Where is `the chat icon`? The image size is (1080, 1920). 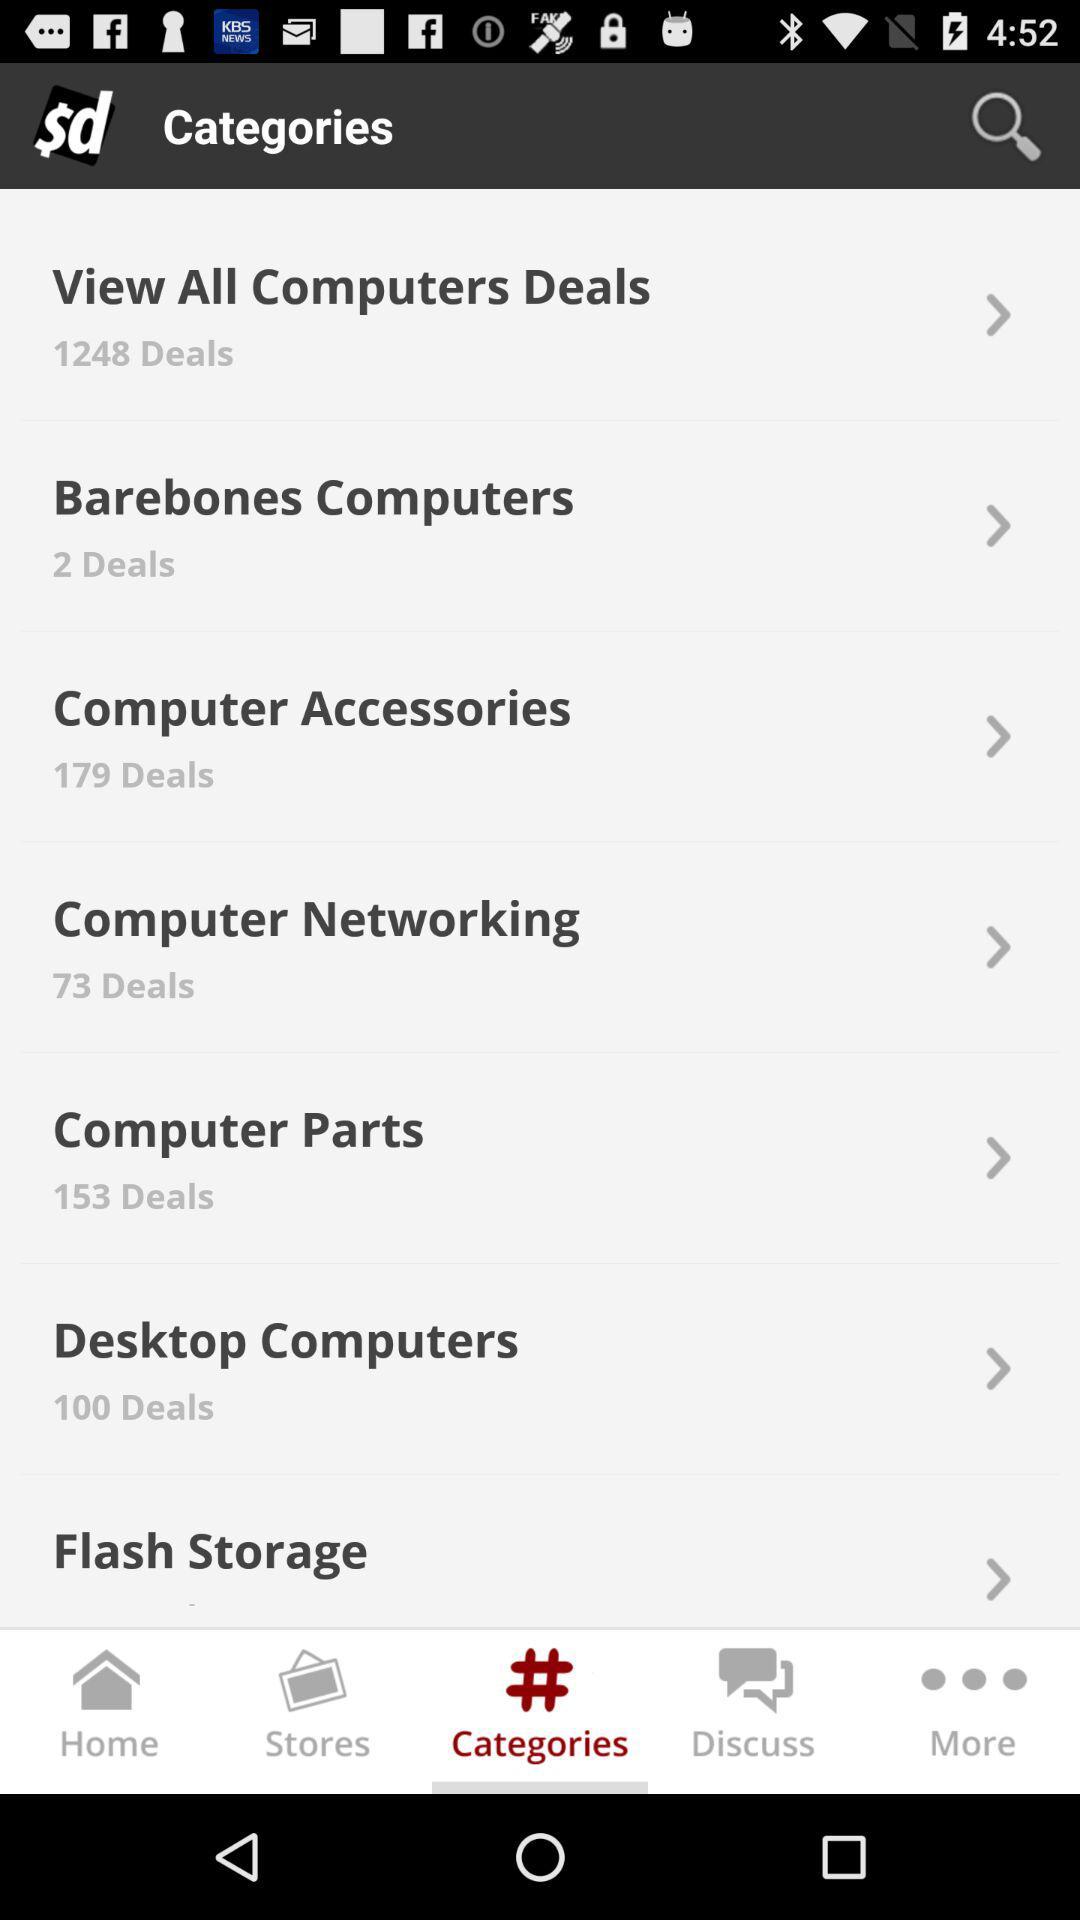 the chat icon is located at coordinates (756, 1836).